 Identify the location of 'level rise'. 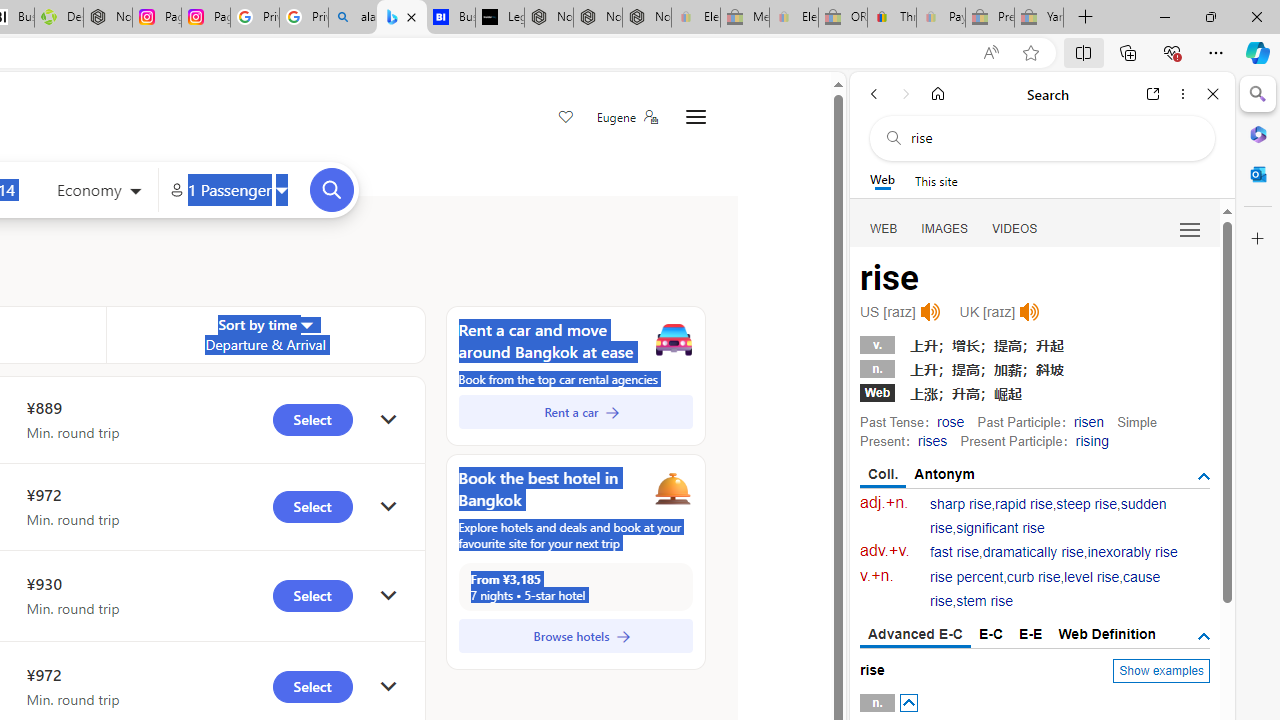
(1090, 577).